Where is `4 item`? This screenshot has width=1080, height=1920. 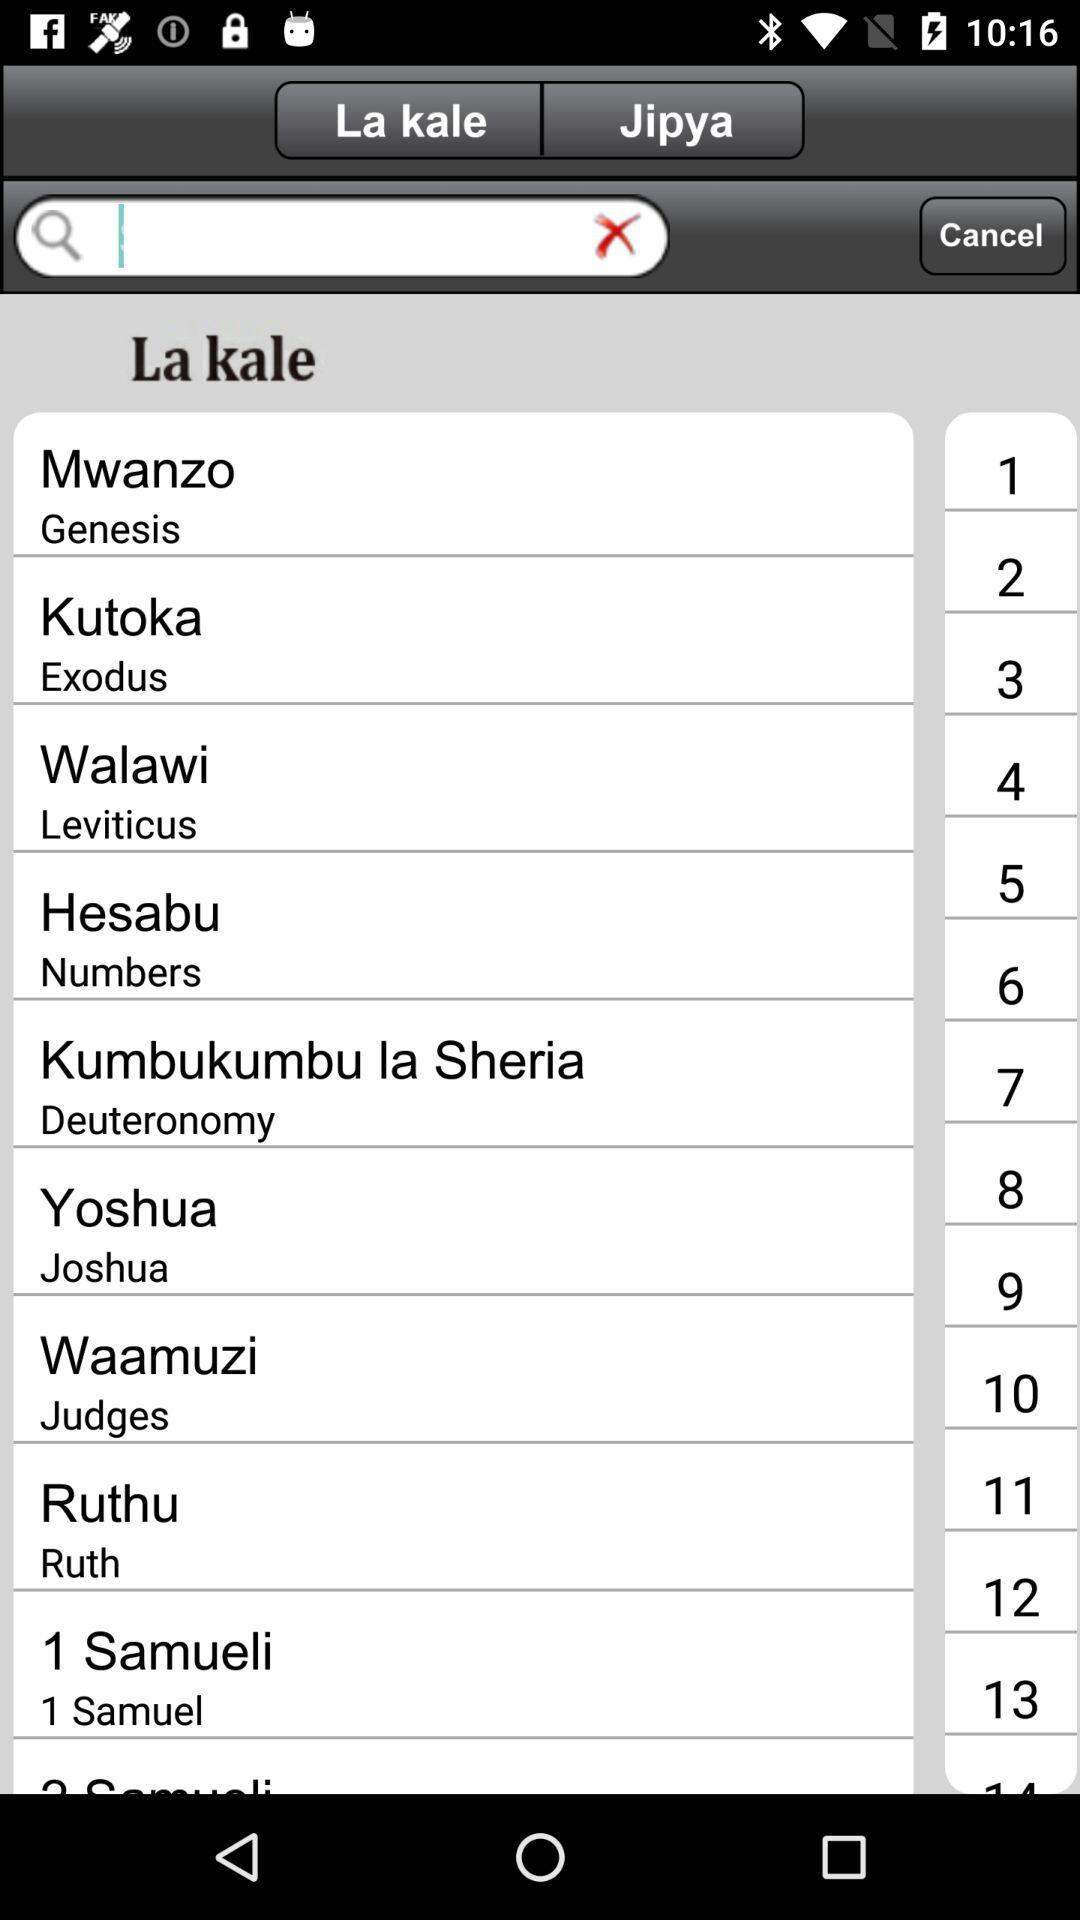 4 item is located at coordinates (1010, 778).